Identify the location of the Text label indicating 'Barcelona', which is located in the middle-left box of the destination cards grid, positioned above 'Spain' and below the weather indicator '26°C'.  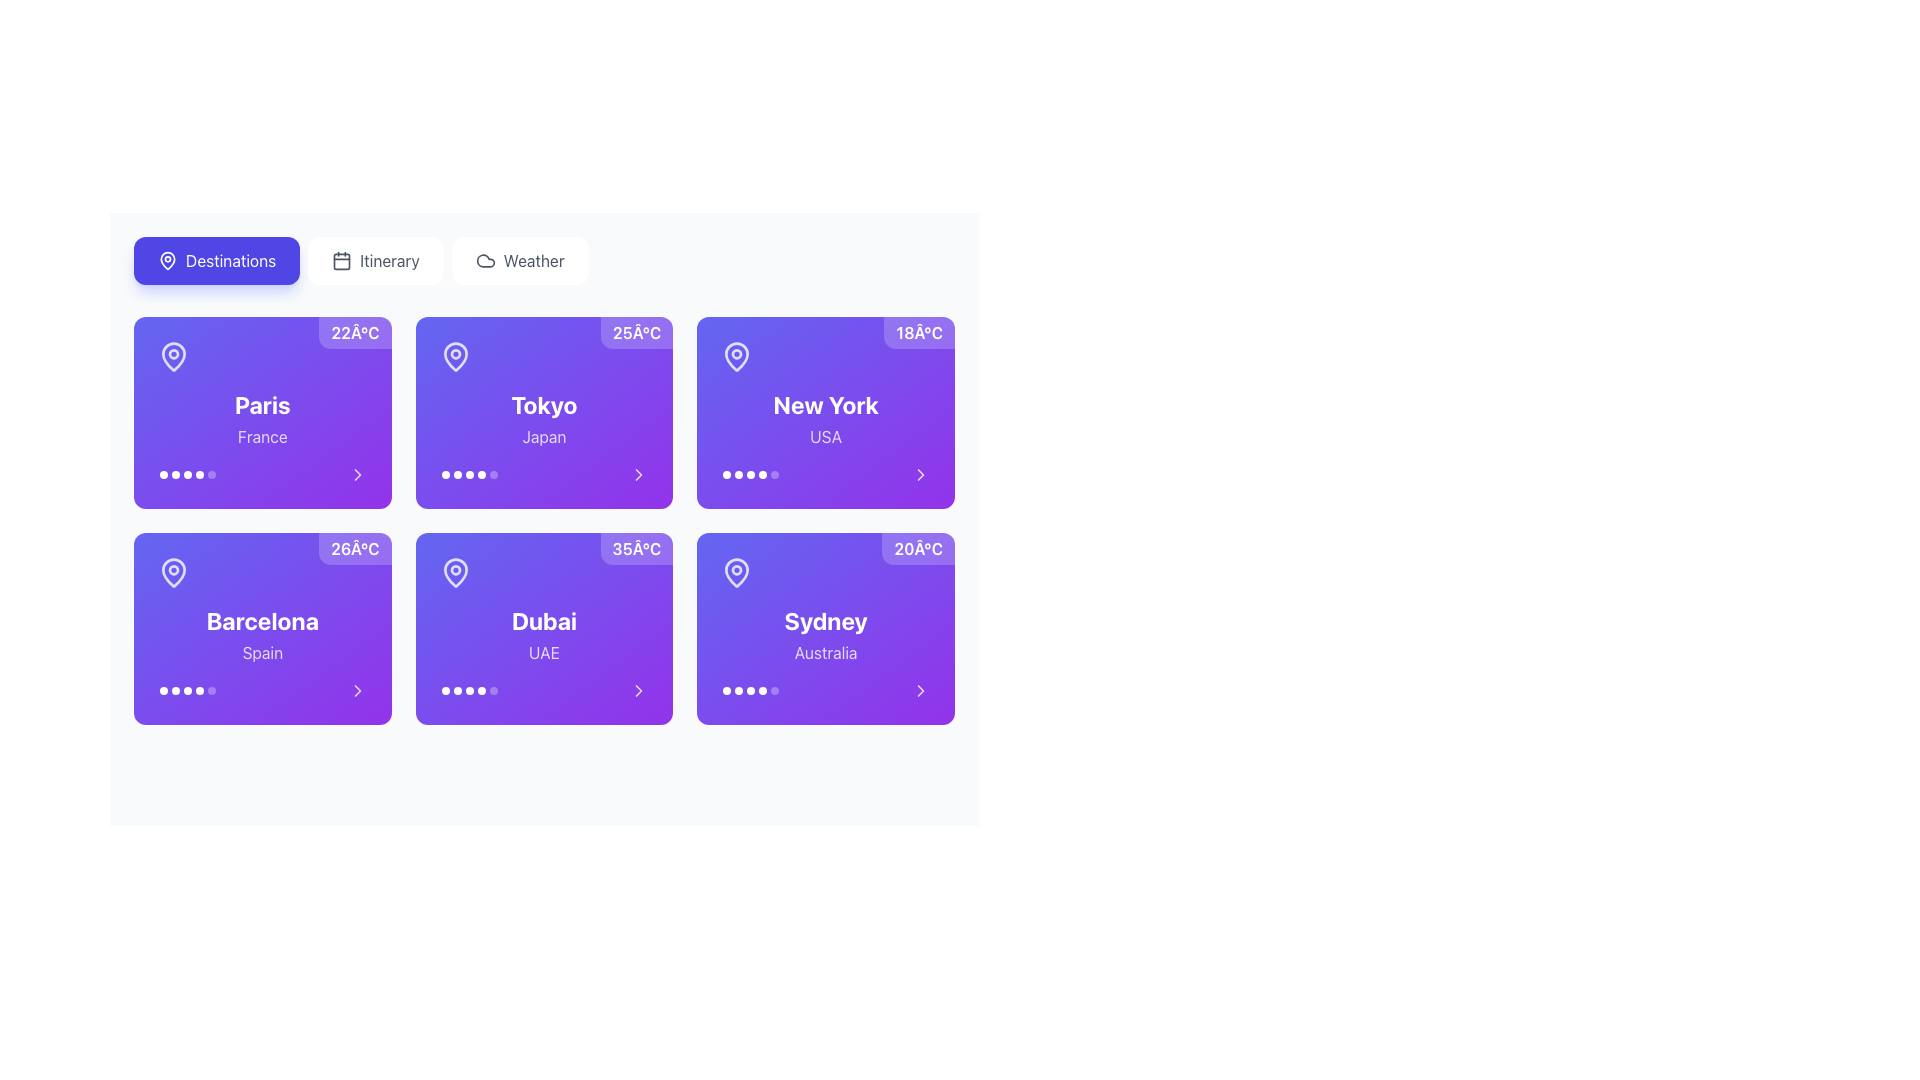
(261, 620).